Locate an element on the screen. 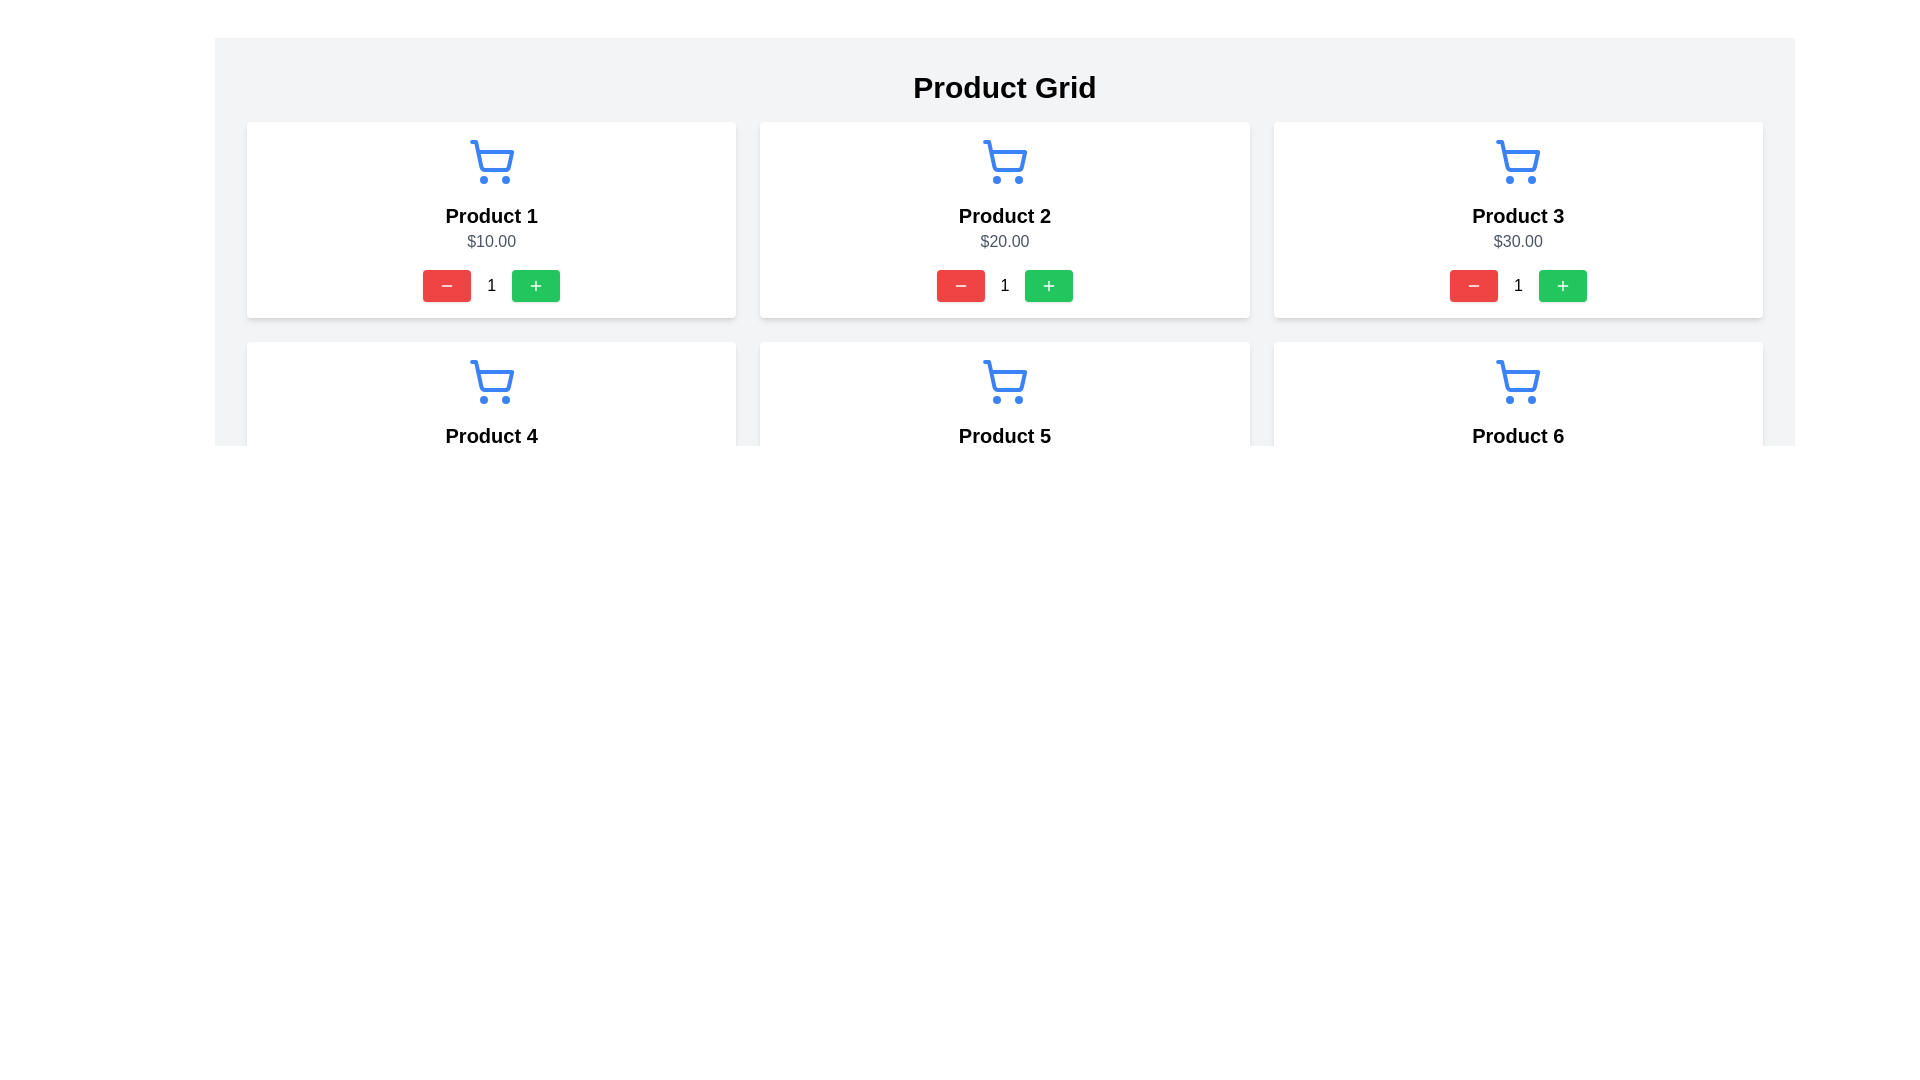 The width and height of the screenshot is (1920, 1080). the increase quantity button located in the middle of the green button below the 'Product 3' card in the product grid is located at coordinates (1561, 285).